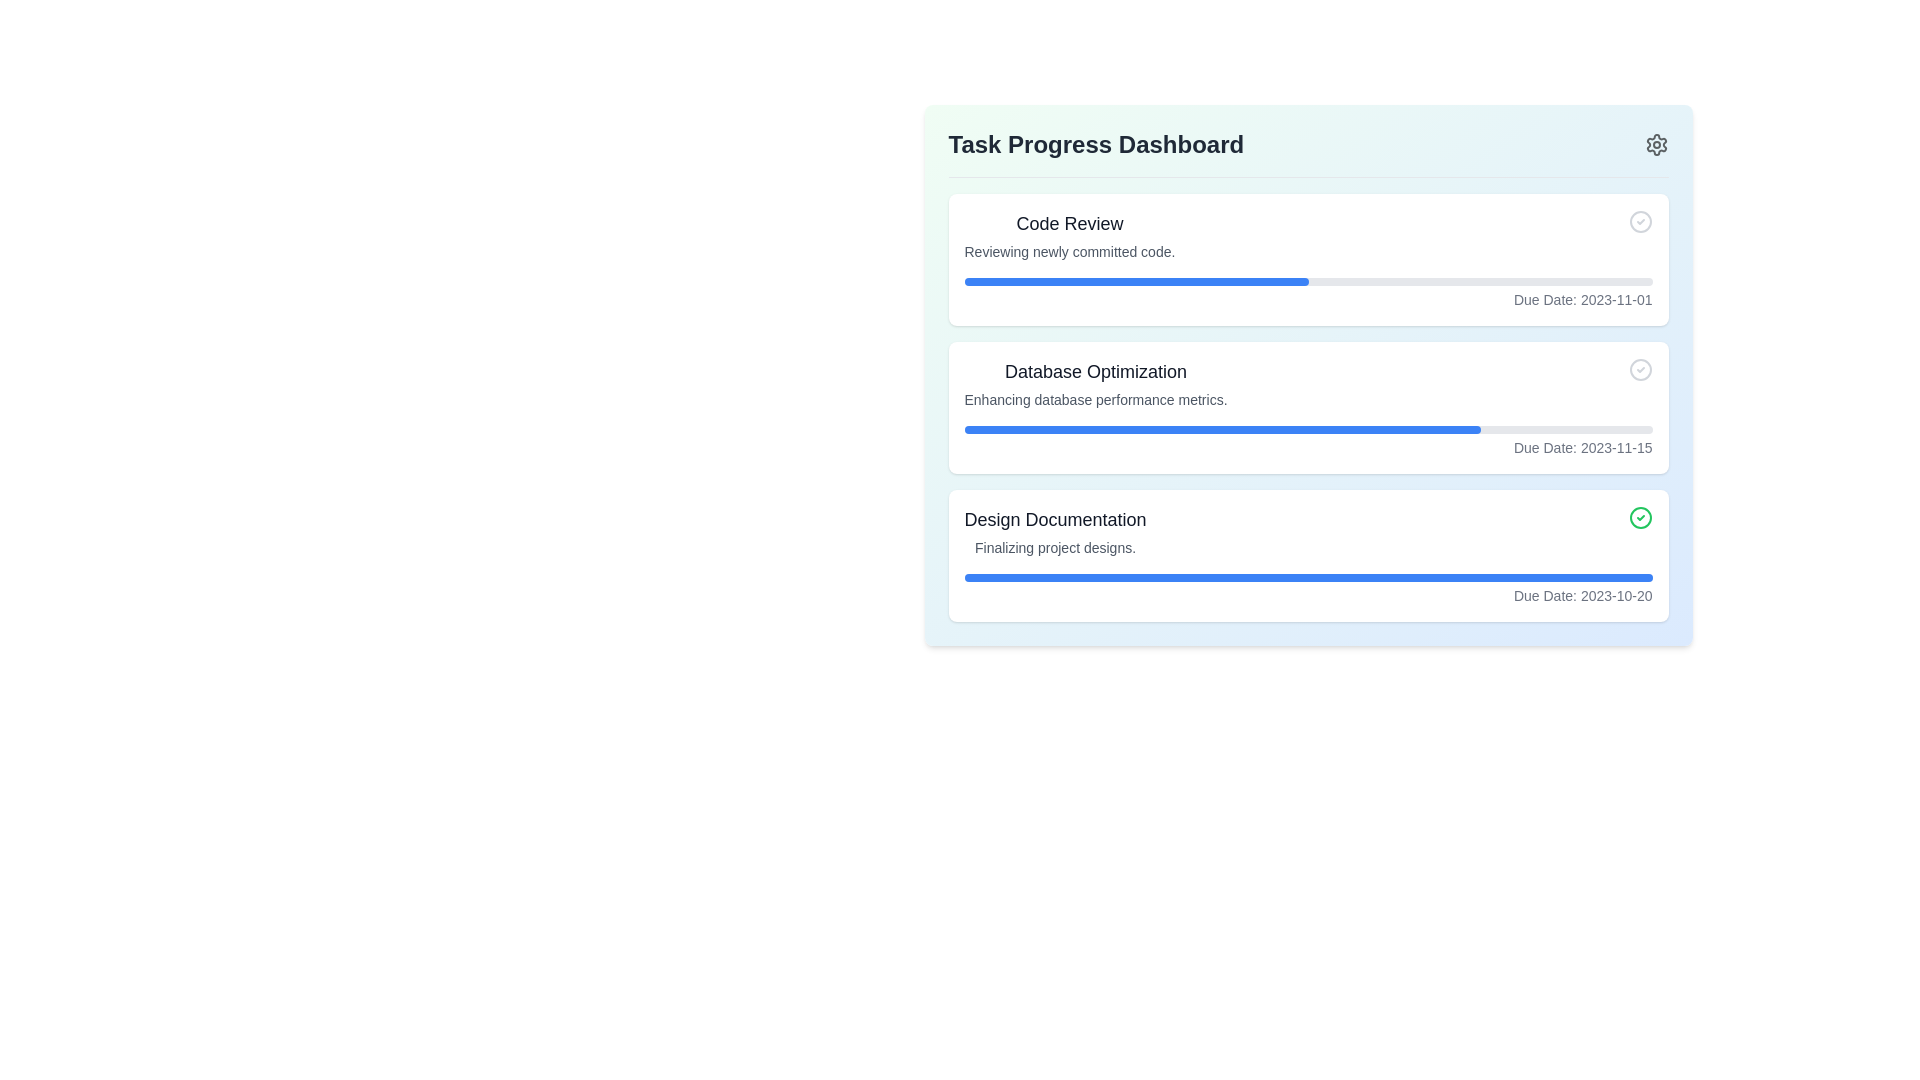  I want to click on the gear-shaped settings icon located at the upper-right corner of the 'Task Progress Dashboard', so click(1656, 144).